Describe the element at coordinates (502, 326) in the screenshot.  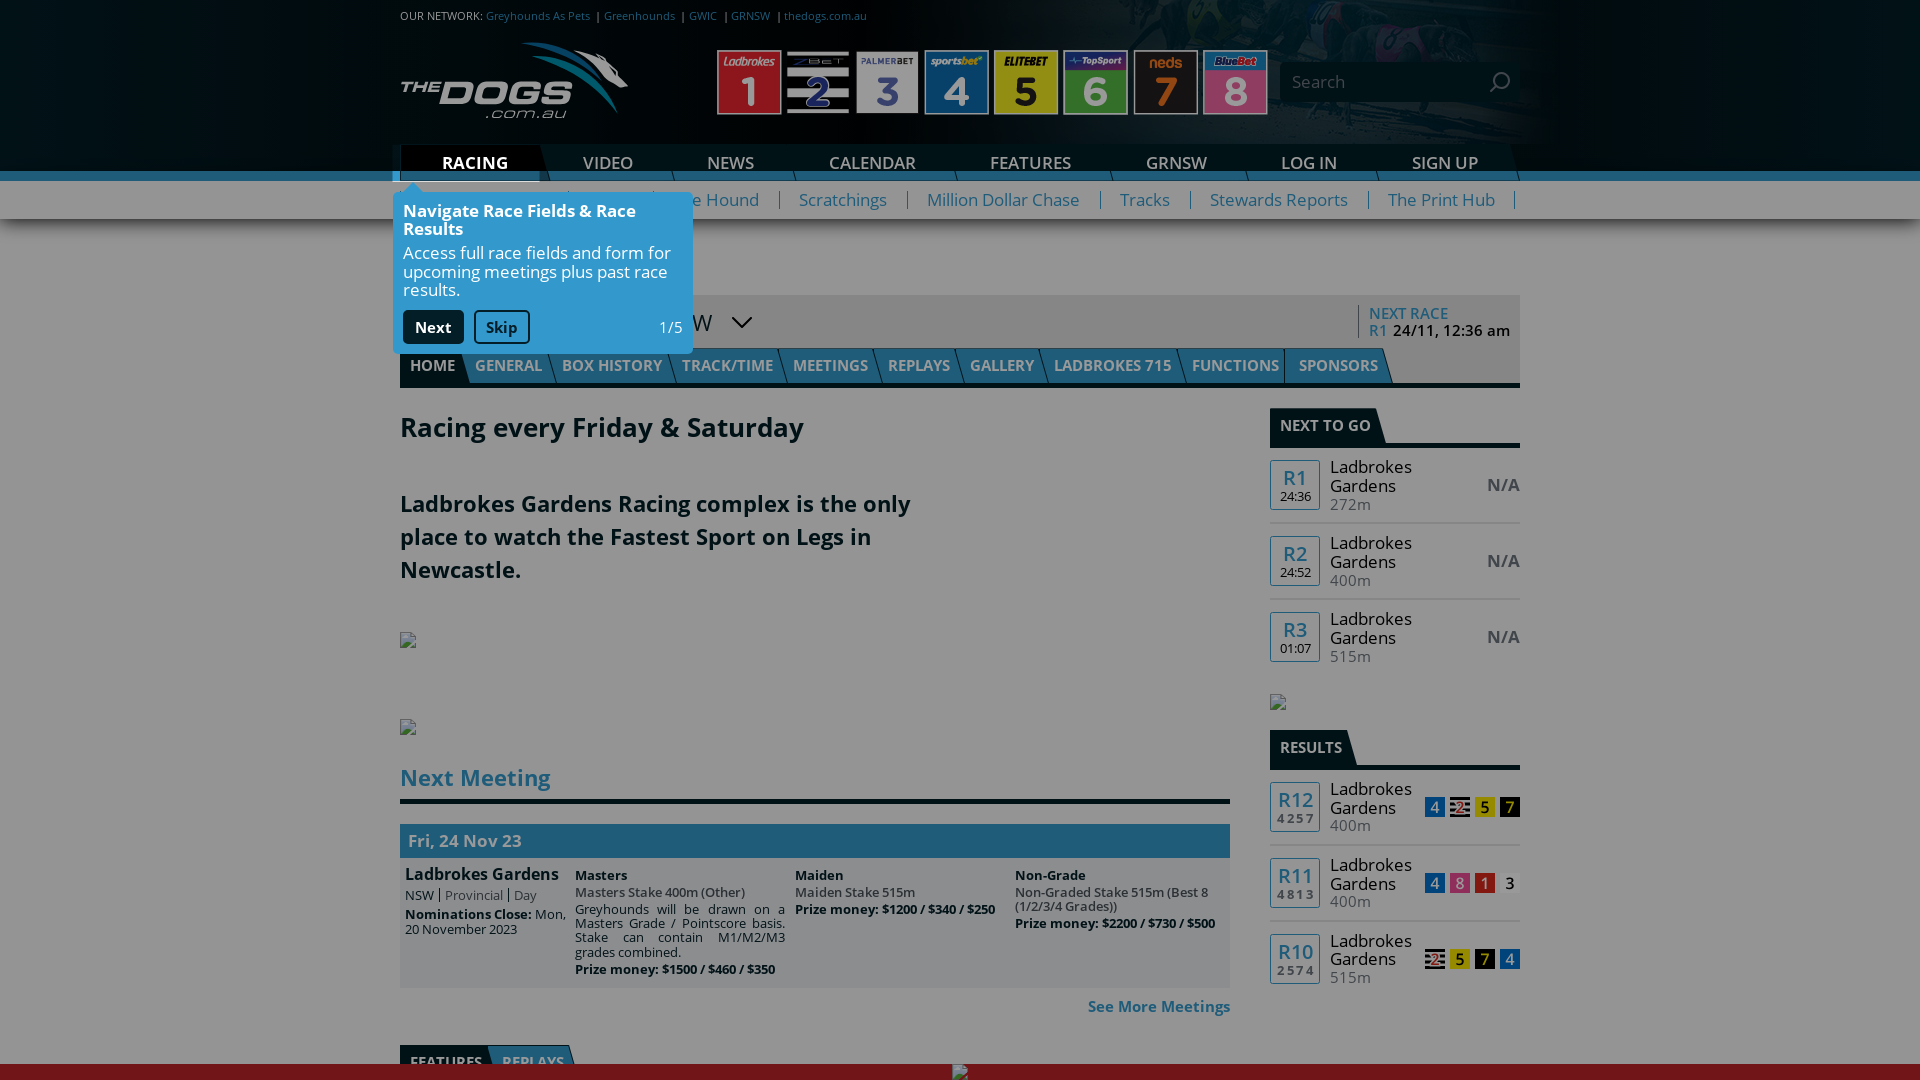
I see `'Skip'` at that location.